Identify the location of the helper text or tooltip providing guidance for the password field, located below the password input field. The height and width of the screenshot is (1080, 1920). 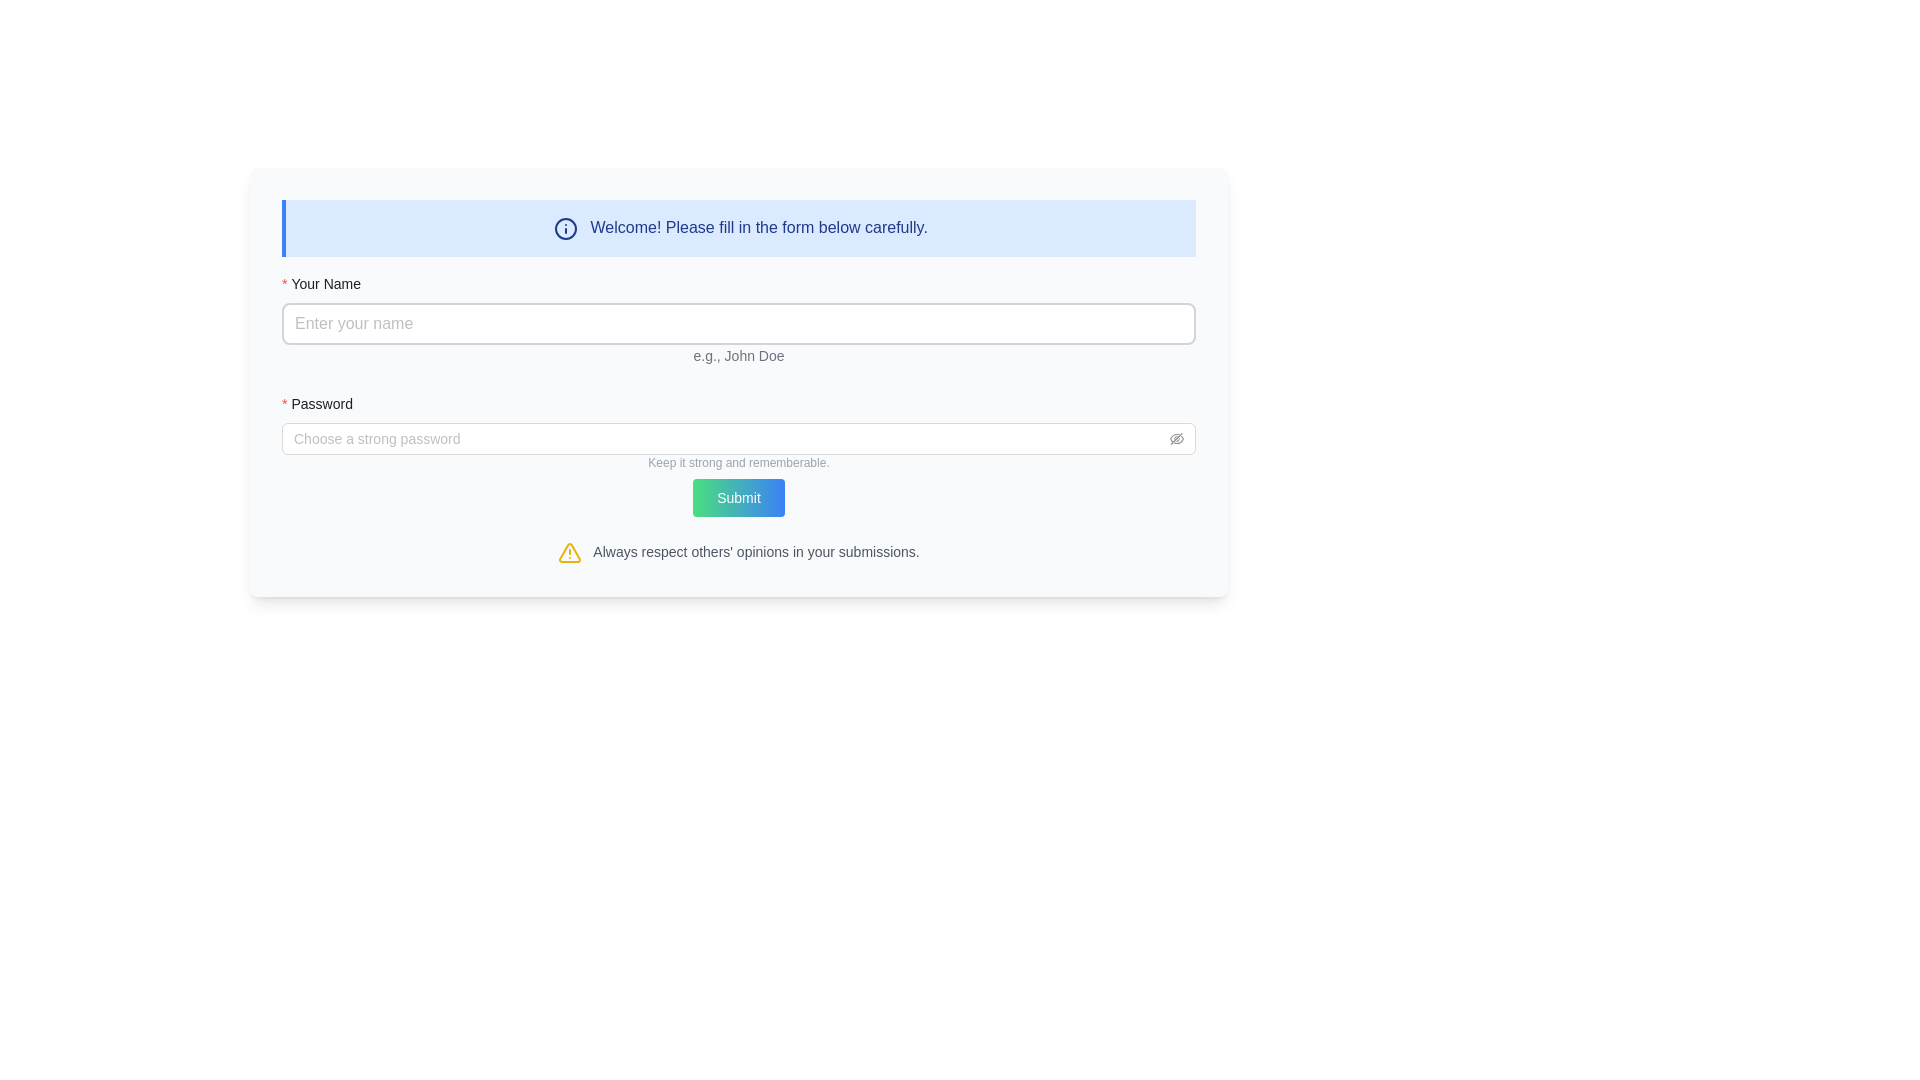
(738, 462).